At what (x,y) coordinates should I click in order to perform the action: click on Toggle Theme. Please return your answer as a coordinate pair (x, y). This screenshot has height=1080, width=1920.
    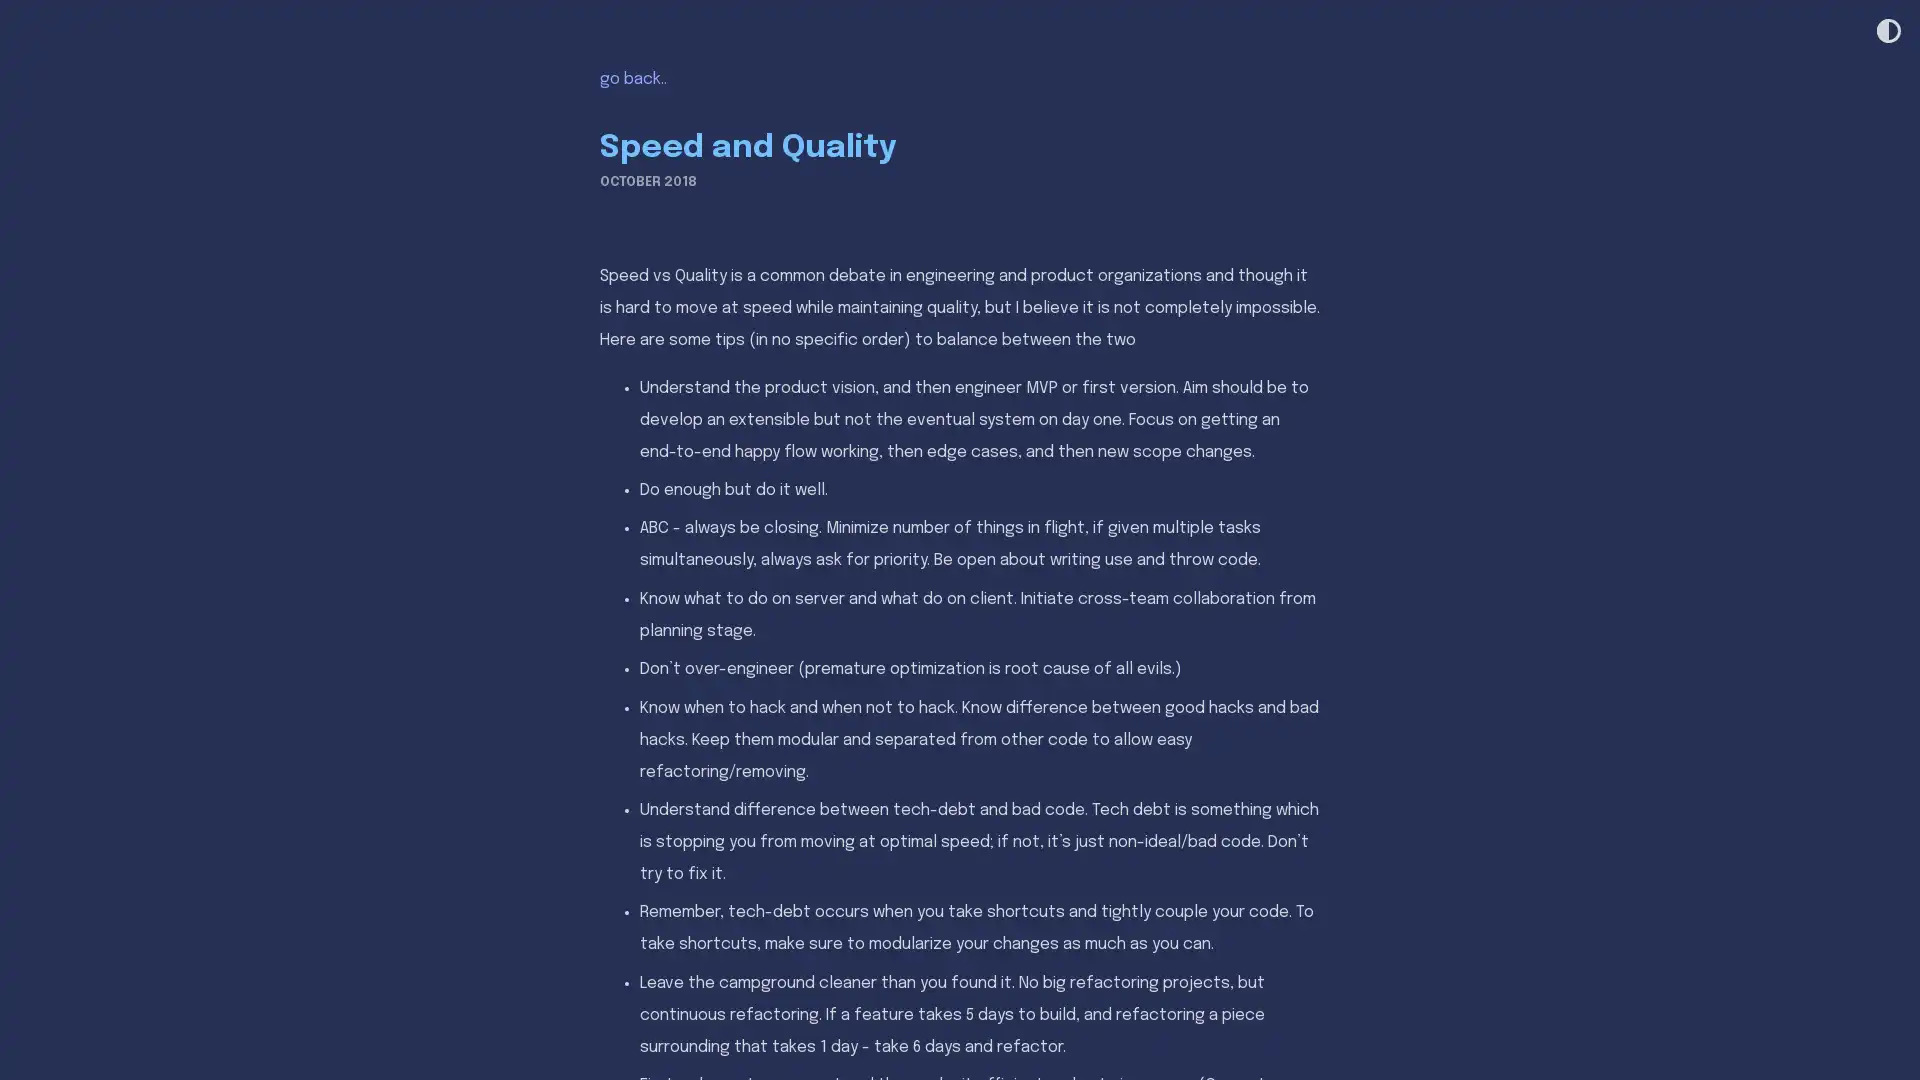
    Looking at the image, I should click on (1886, 32).